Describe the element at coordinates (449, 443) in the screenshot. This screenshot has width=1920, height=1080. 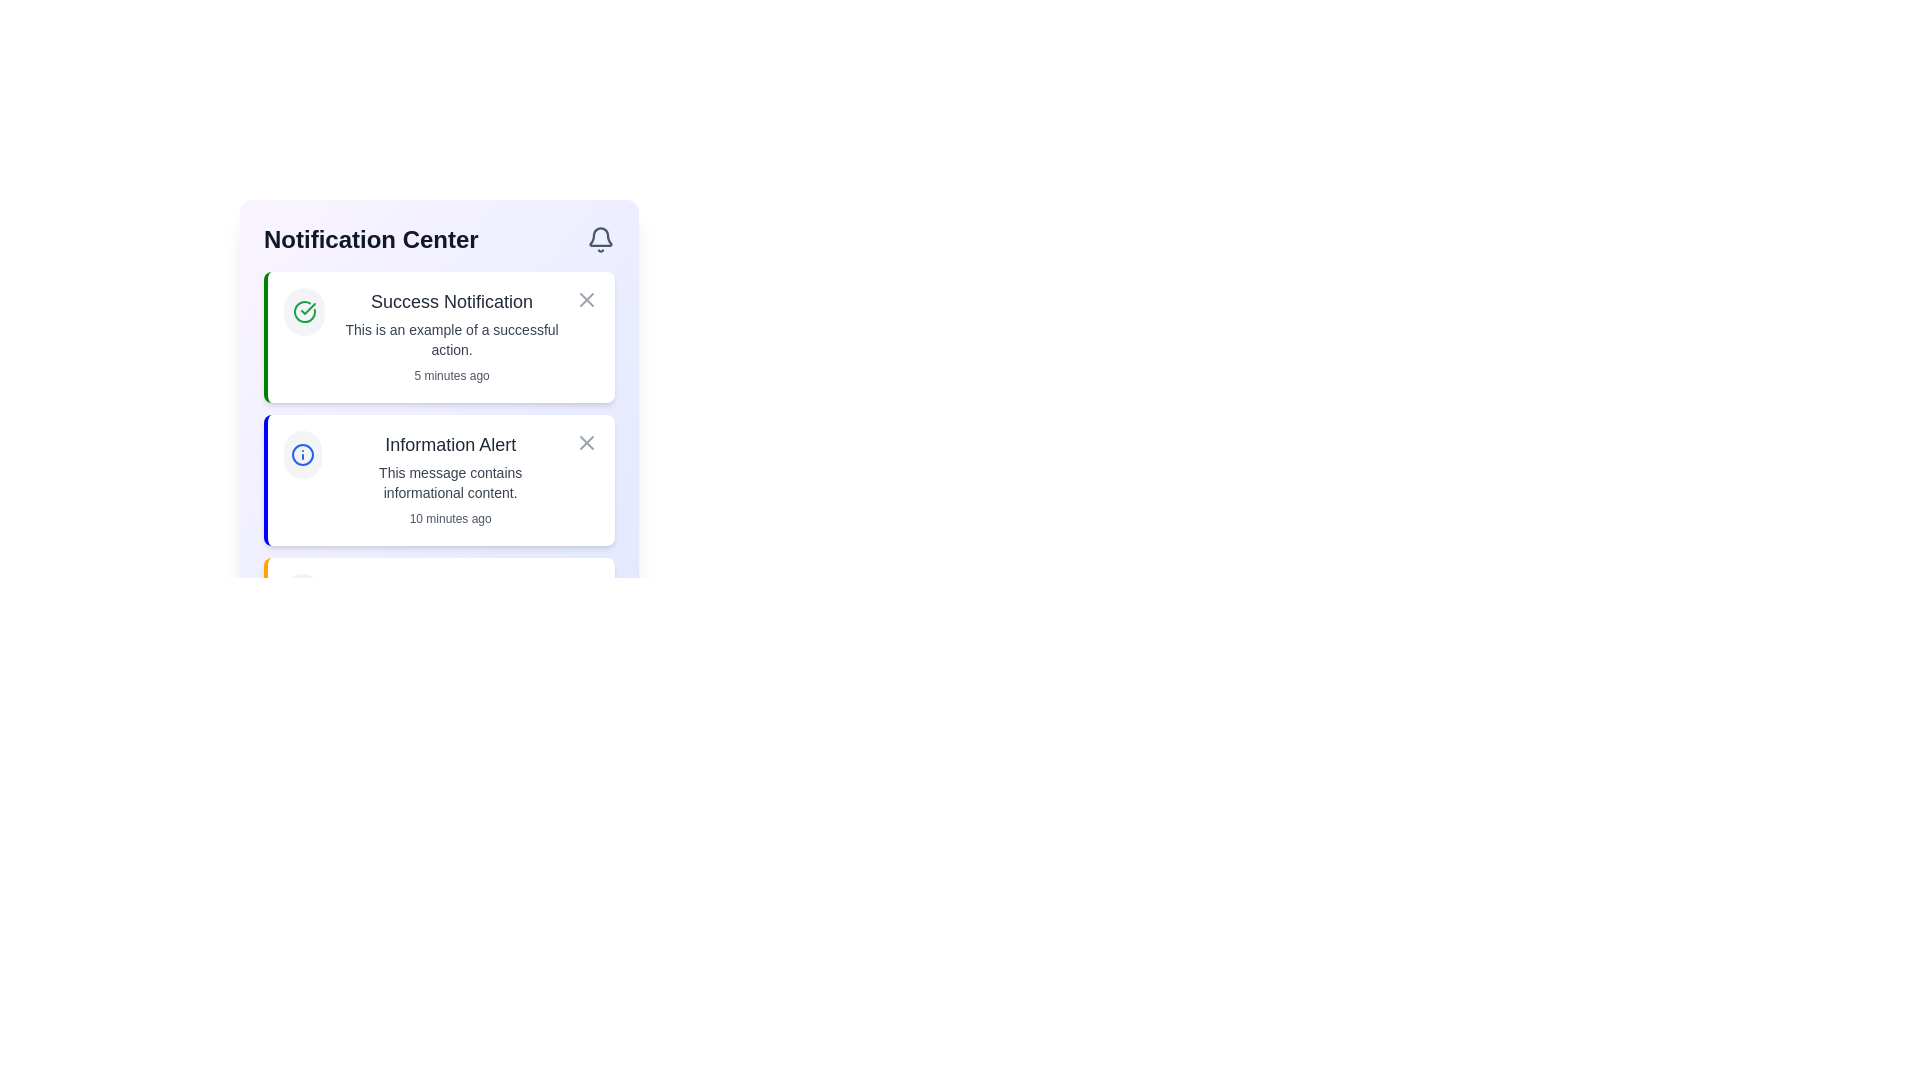
I see `the text label displaying 'Information Alert' in bold font within the notification area beneath 'Notification Center'` at that location.